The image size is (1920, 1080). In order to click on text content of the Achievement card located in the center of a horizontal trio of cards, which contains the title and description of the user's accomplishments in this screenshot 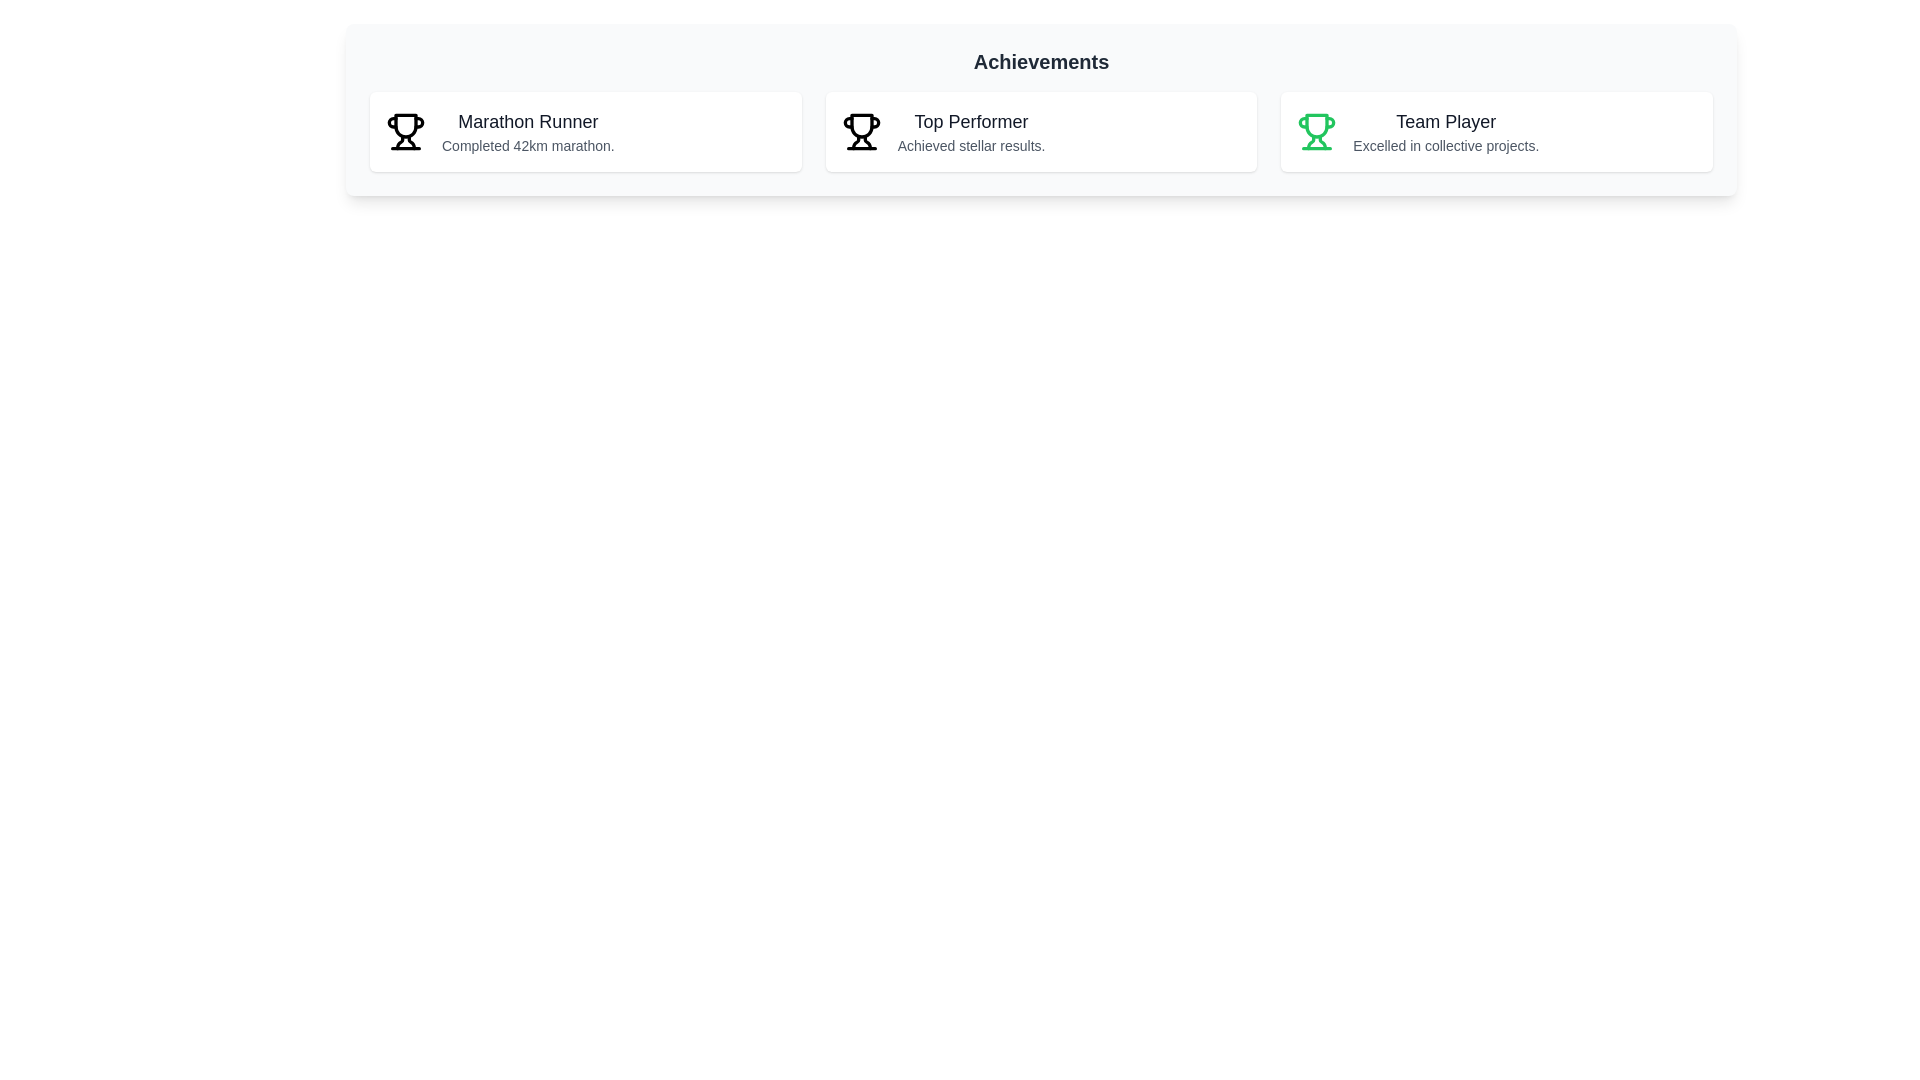, I will do `click(971, 131)`.